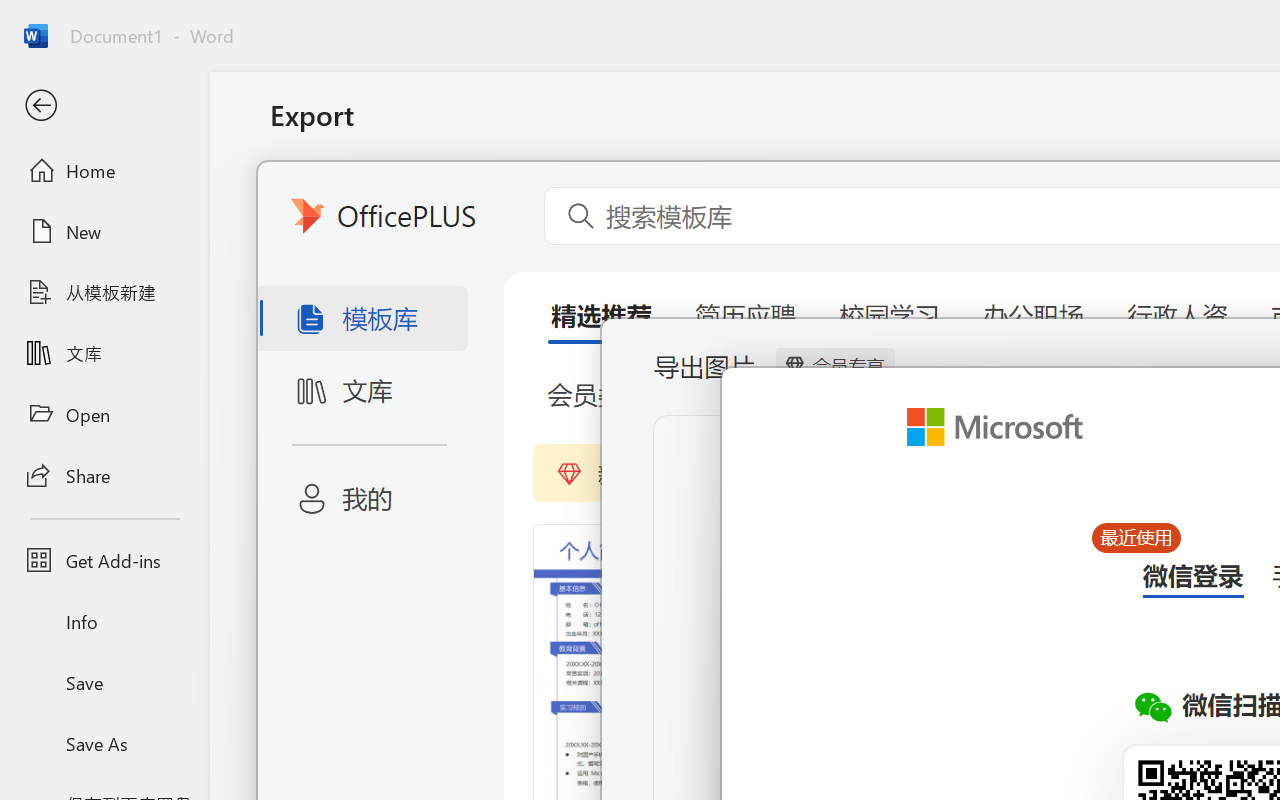 This screenshot has width=1280, height=800. Describe the element at coordinates (103, 621) in the screenshot. I see `'Info'` at that location.